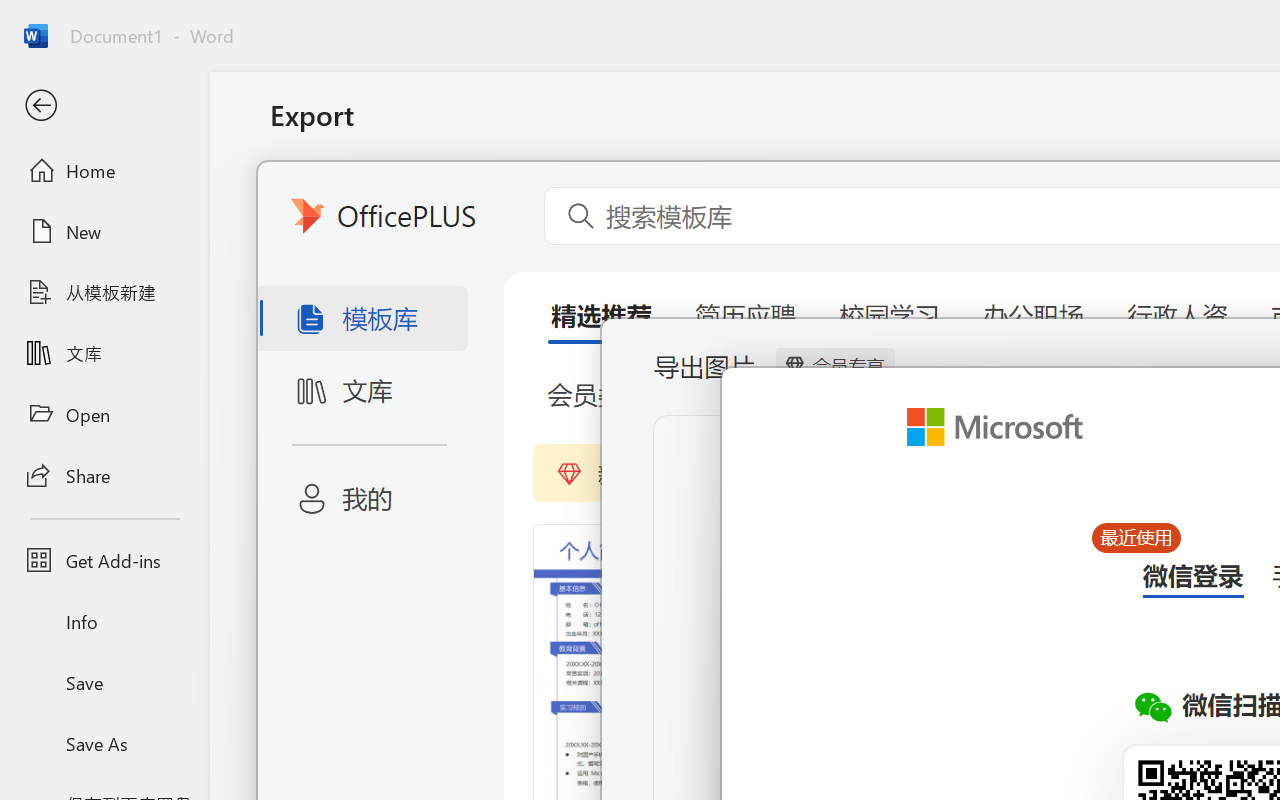 This screenshot has width=1280, height=800. Describe the element at coordinates (103, 621) in the screenshot. I see `'Info'` at that location.